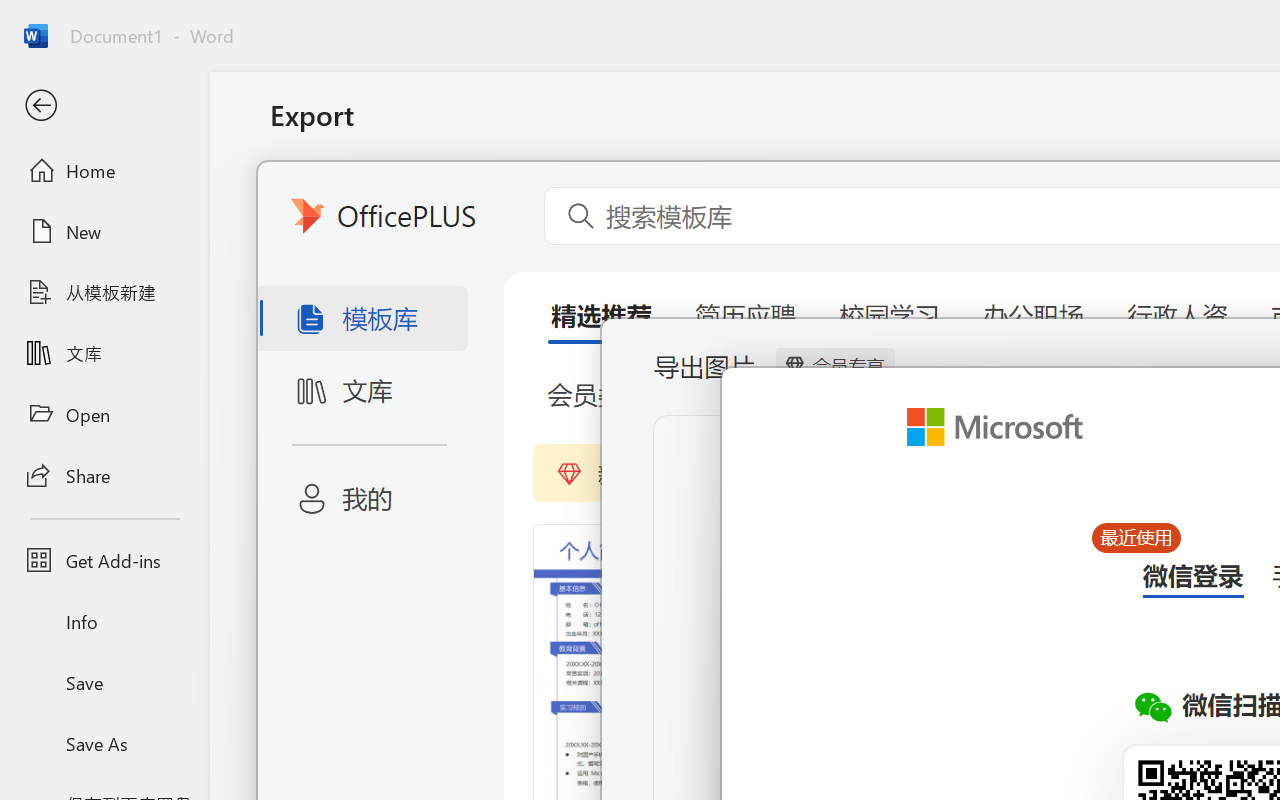 This screenshot has width=1280, height=800. Describe the element at coordinates (103, 621) in the screenshot. I see `'Info'` at that location.